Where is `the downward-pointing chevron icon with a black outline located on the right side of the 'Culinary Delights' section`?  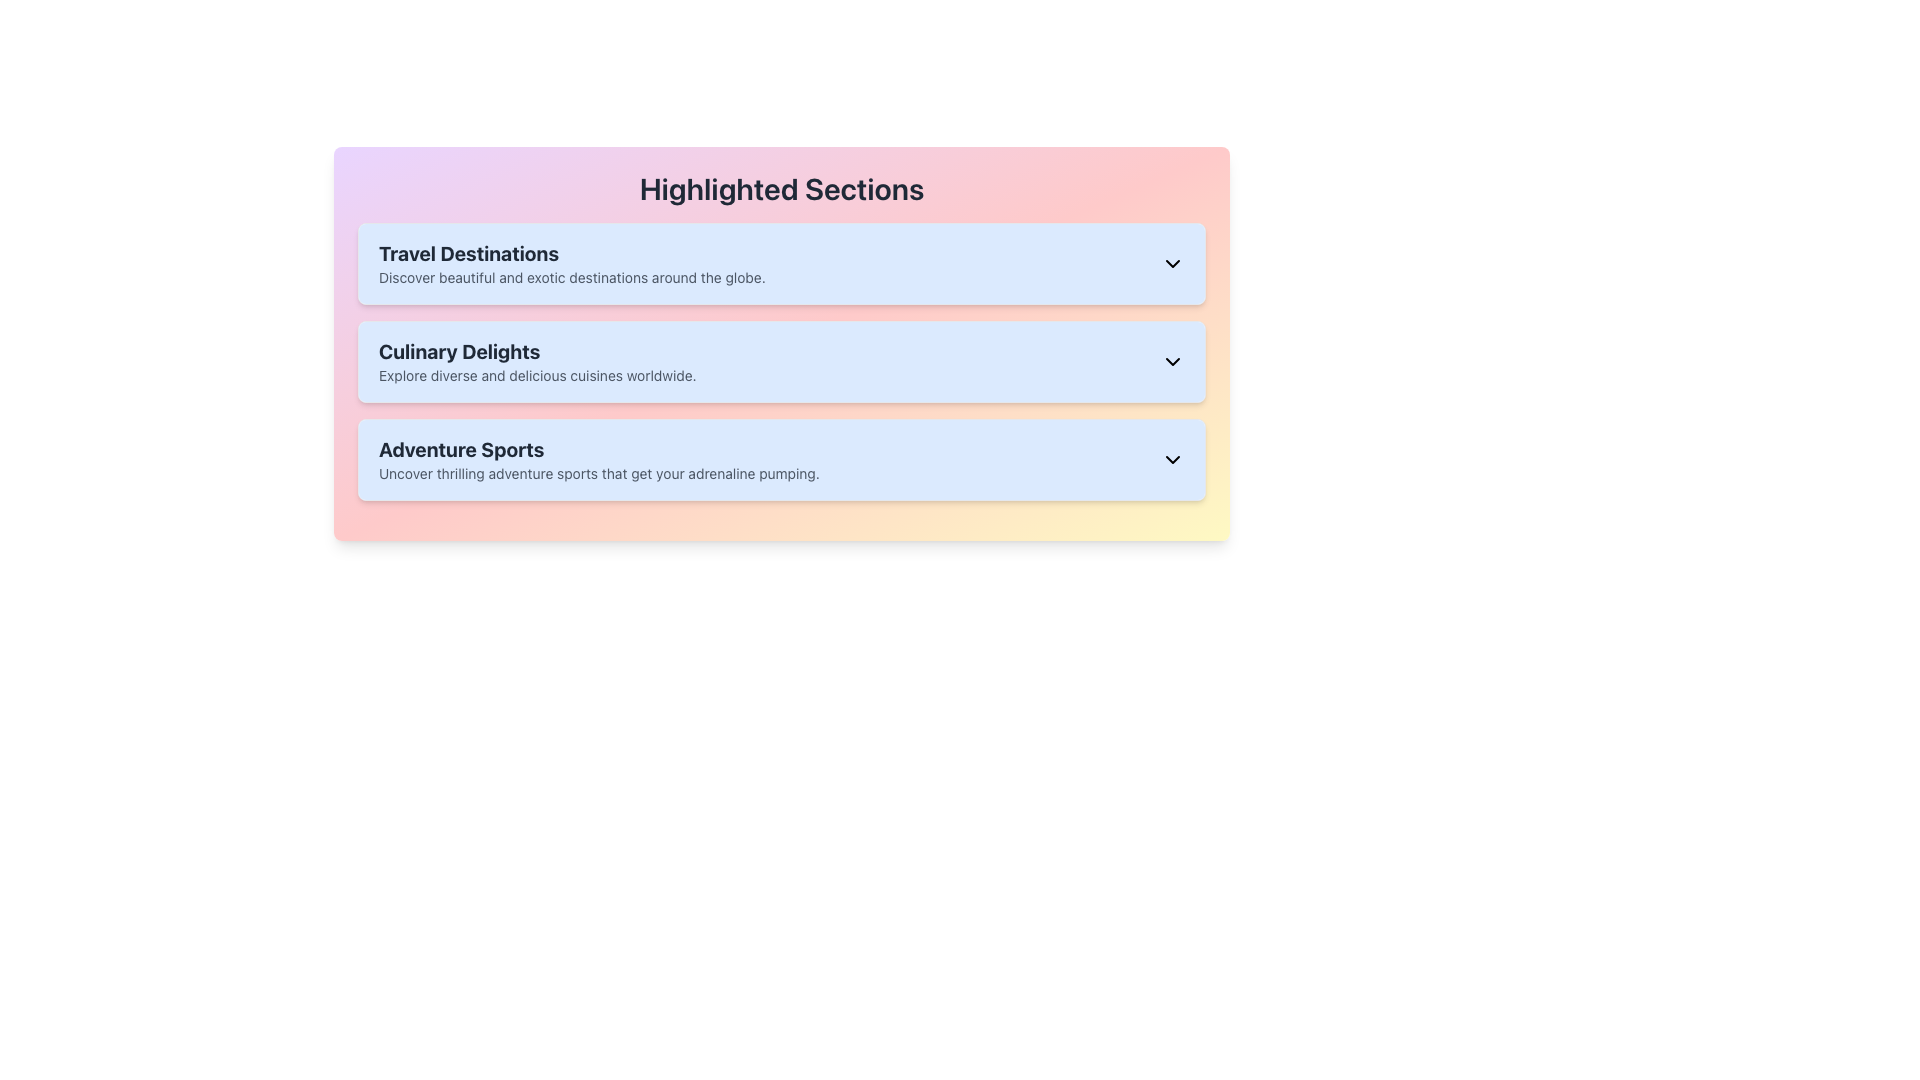 the downward-pointing chevron icon with a black outline located on the right side of the 'Culinary Delights' section is located at coordinates (1172, 362).